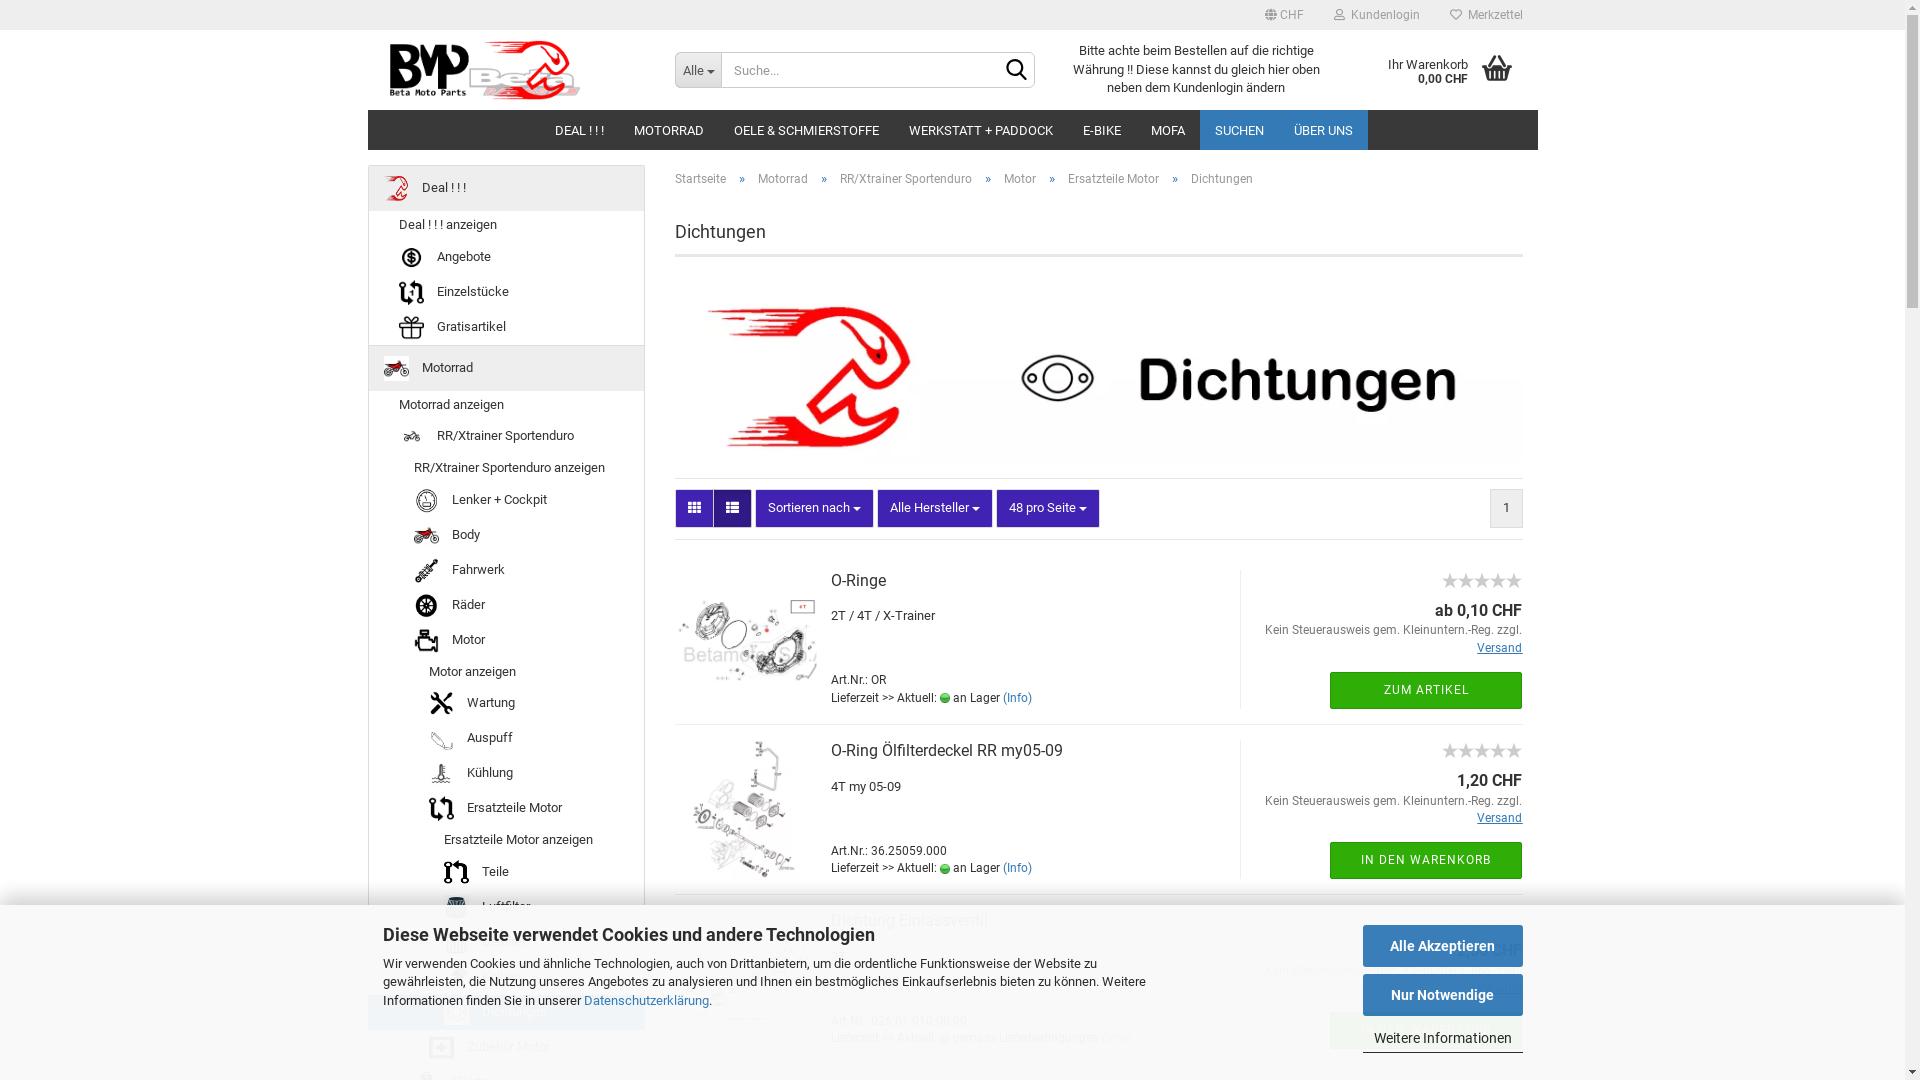 The height and width of the screenshot is (1080, 1920). What do you see at coordinates (368, 702) in the screenshot?
I see `'Wartung'` at bounding box center [368, 702].